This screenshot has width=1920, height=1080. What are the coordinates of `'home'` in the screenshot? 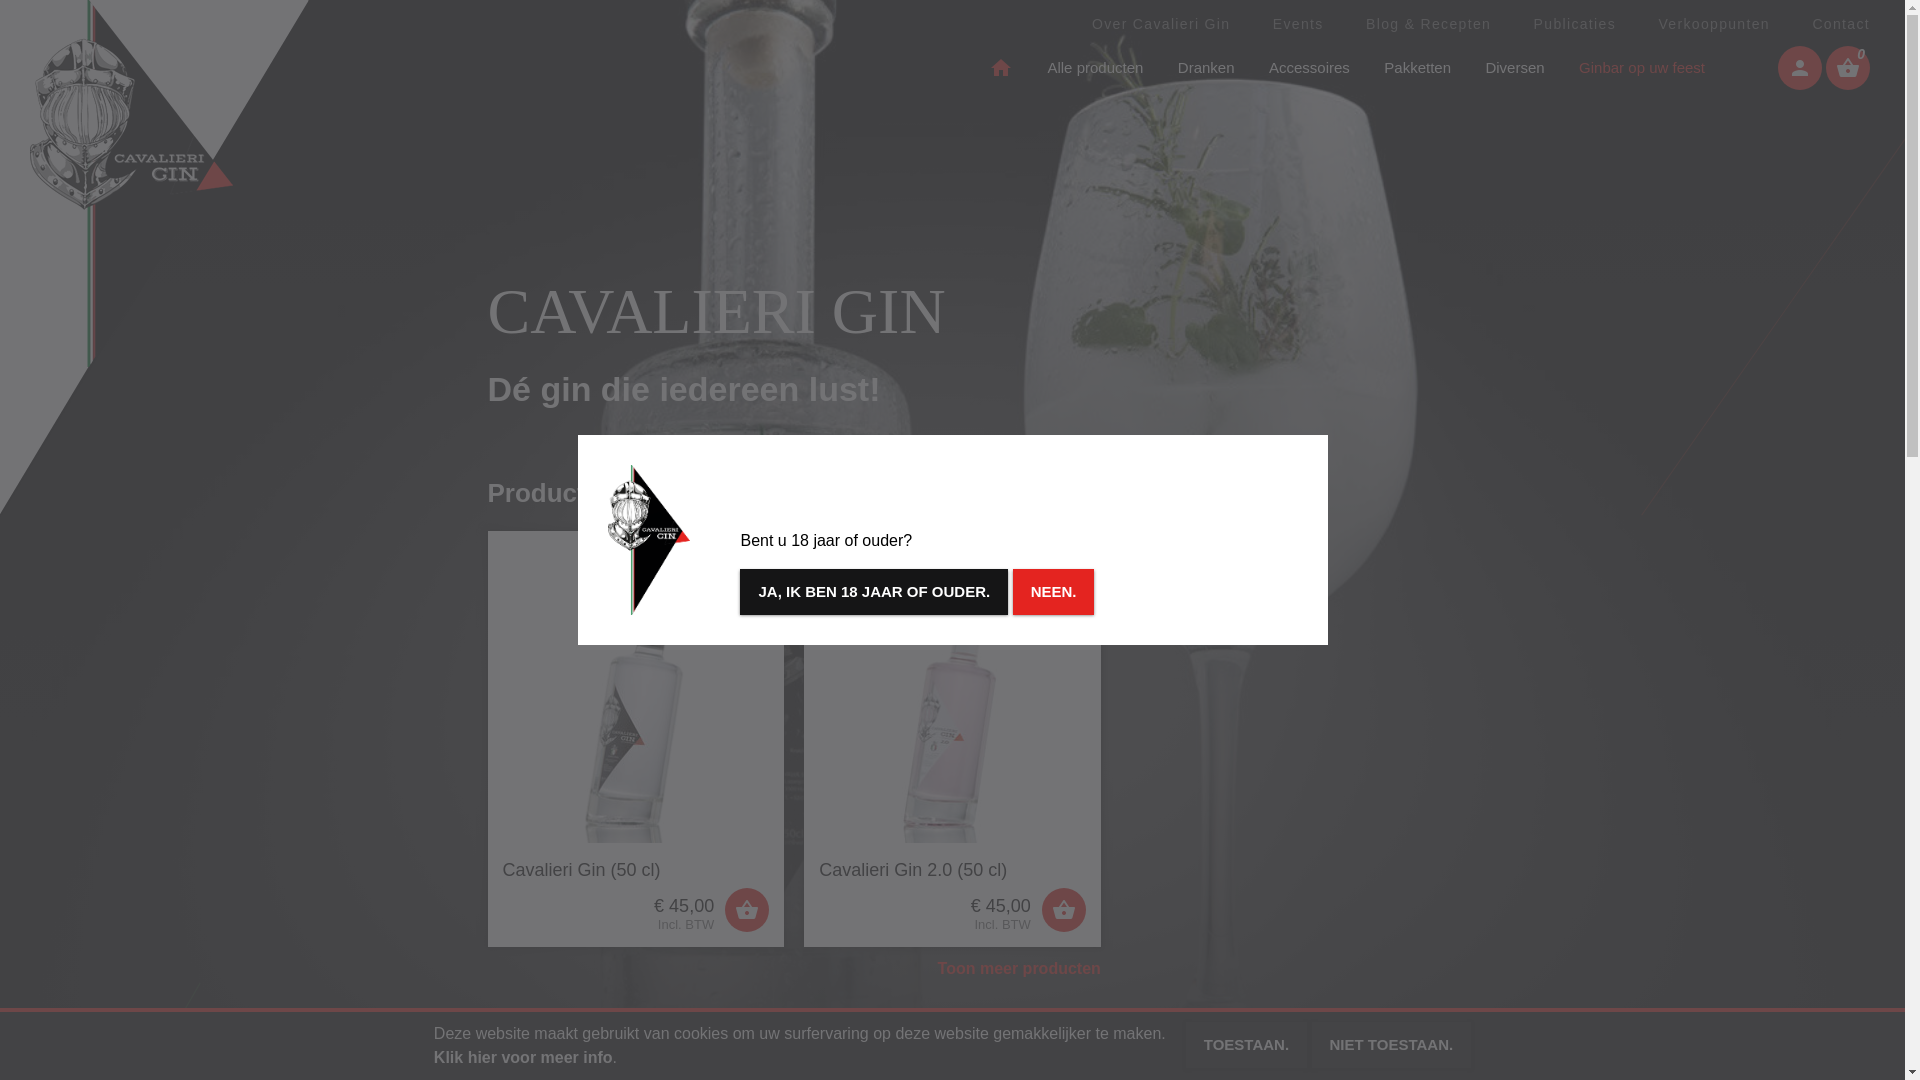 It's located at (1001, 66).